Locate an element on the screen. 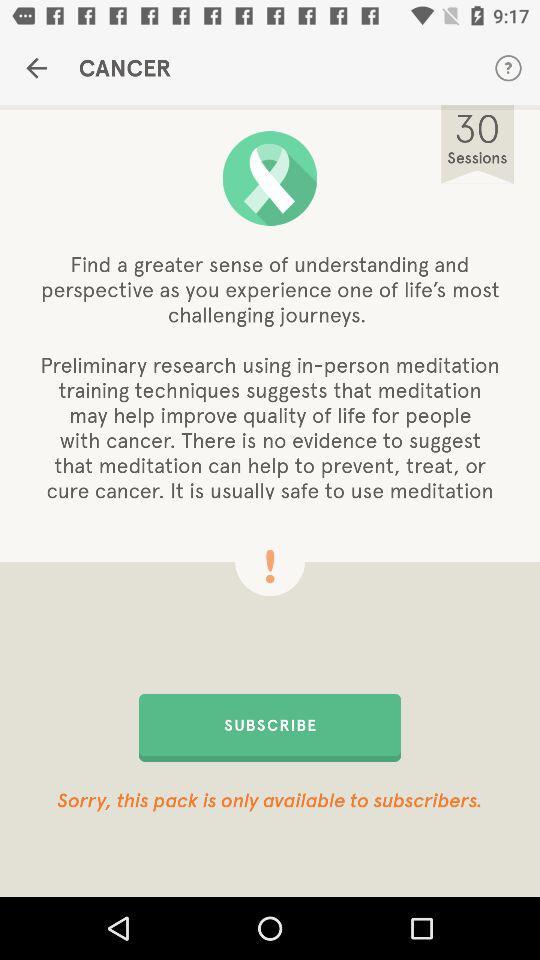 The height and width of the screenshot is (960, 540). the icon to the right of the cancer icon is located at coordinates (508, 68).